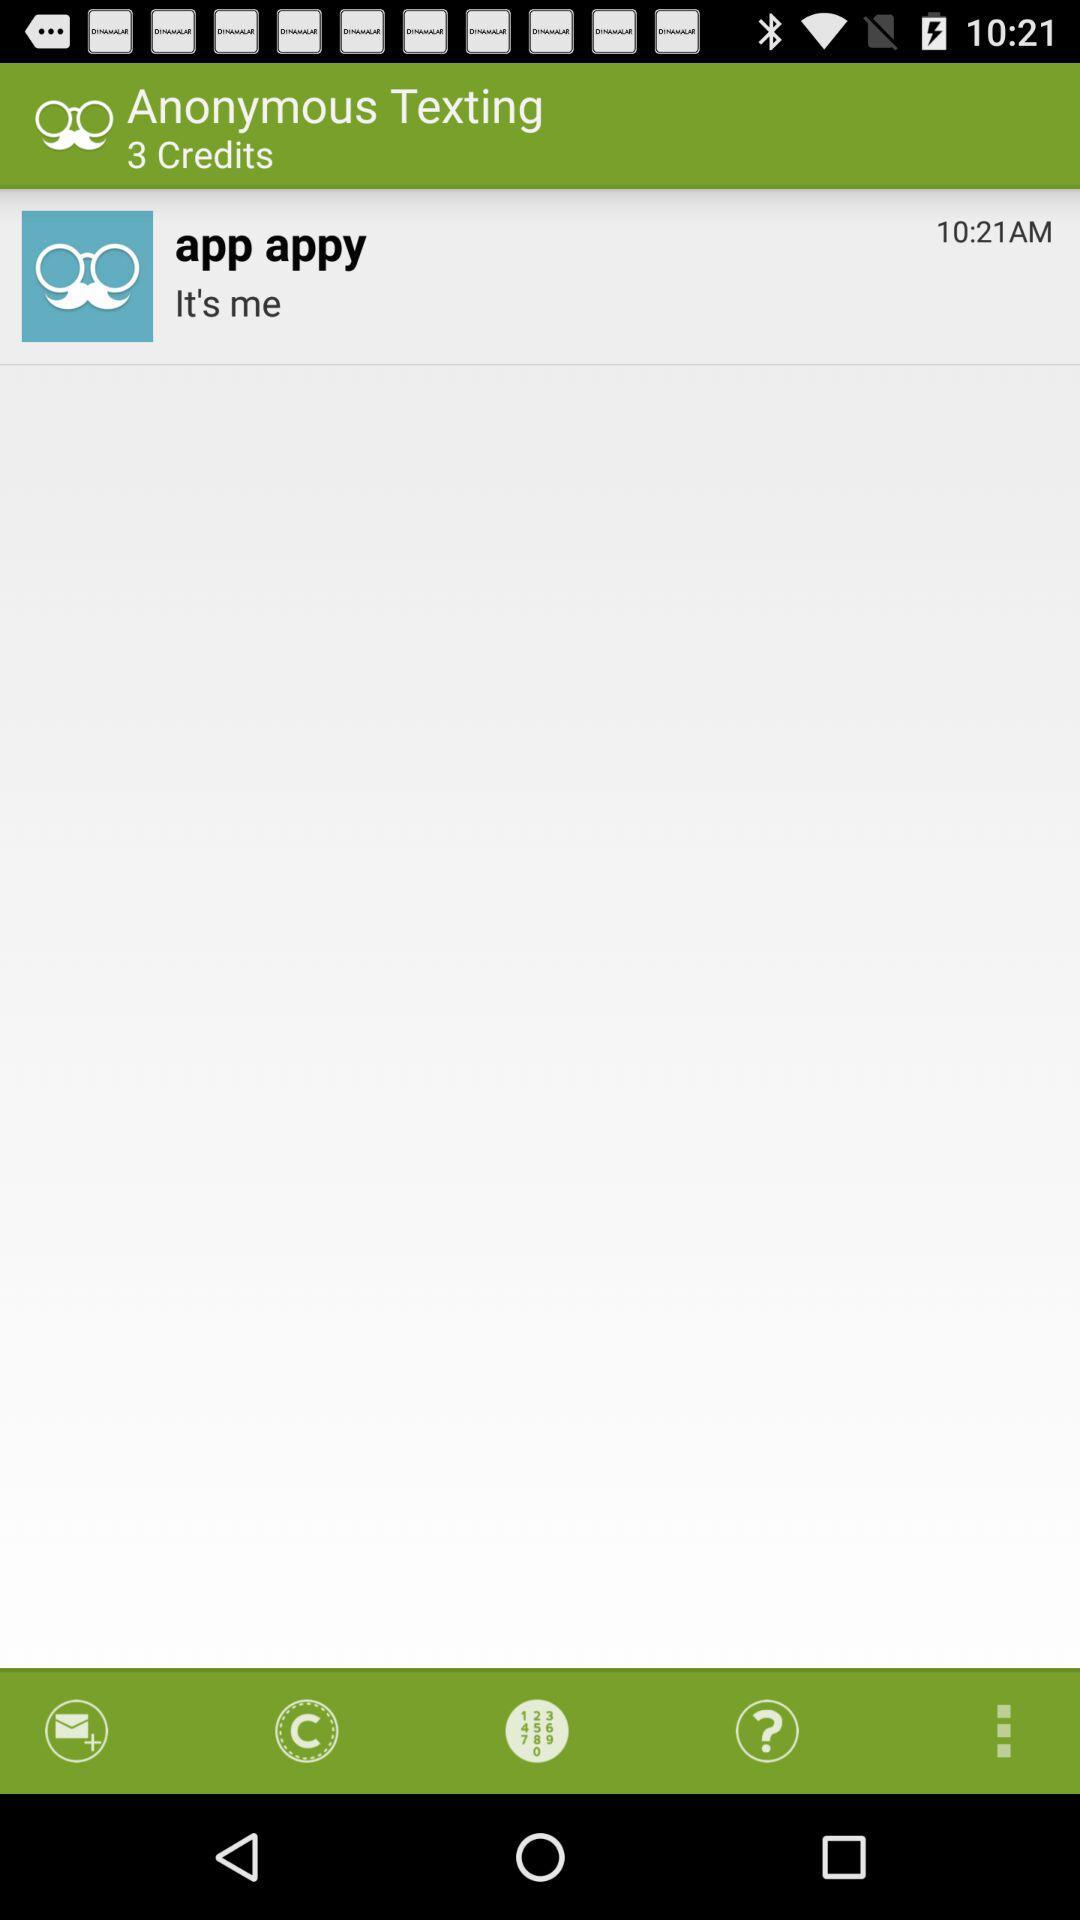 The width and height of the screenshot is (1080, 1920). What do you see at coordinates (536, 1730) in the screenshot?
I see `the app below it's me item` at bounding box center [536, 1730].